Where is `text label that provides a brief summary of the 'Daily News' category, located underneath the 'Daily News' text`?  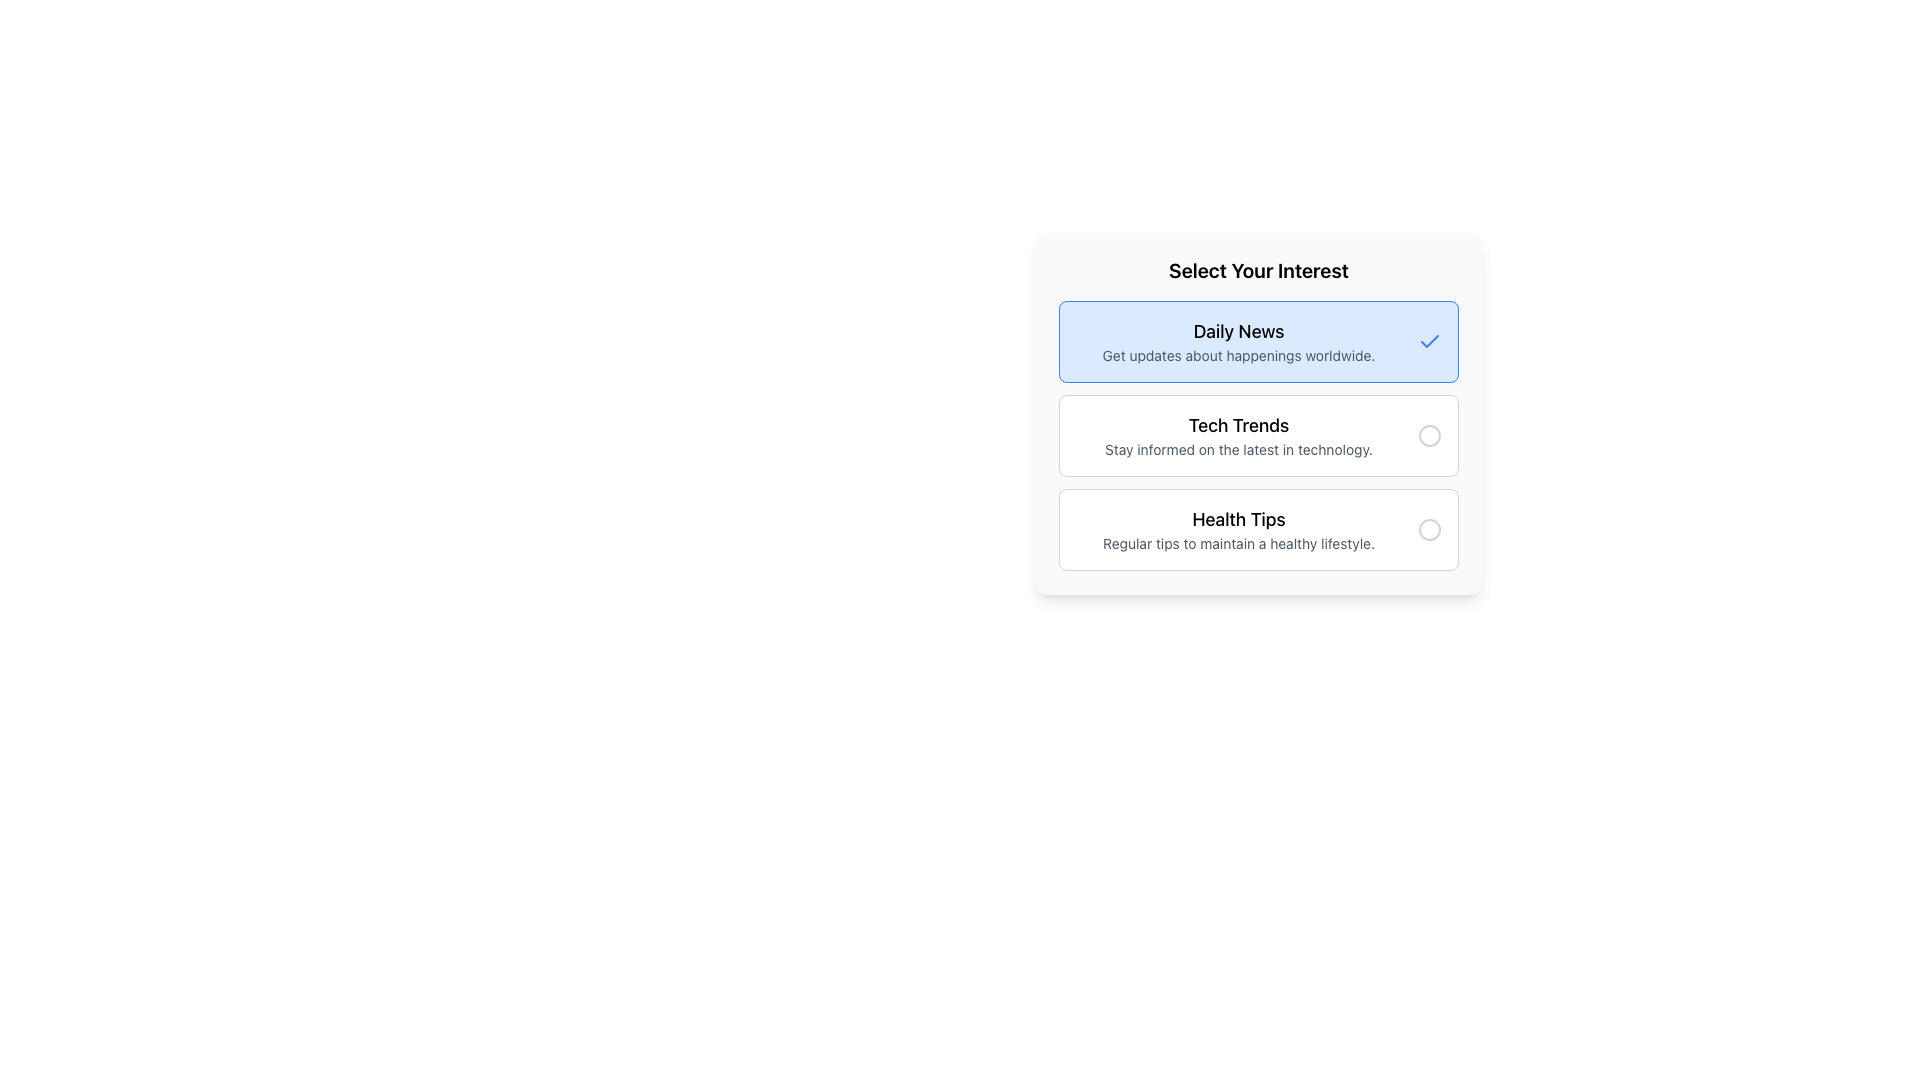
text label that provides a brief summary of the 'Daily News' category, located underneath the 'Daily News' text is located at coordinates (1237, 354).